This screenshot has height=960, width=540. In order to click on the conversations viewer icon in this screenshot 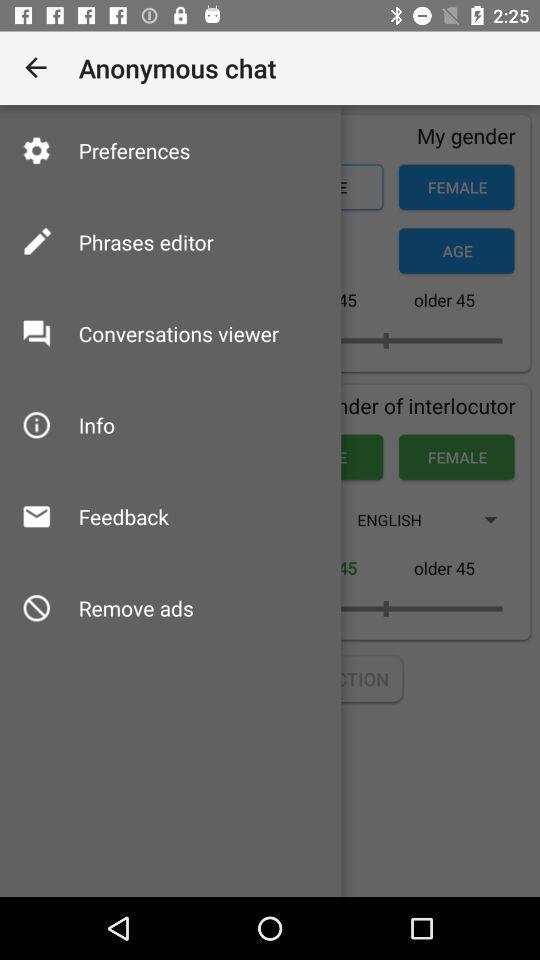, I will do `click(178, 333)`.